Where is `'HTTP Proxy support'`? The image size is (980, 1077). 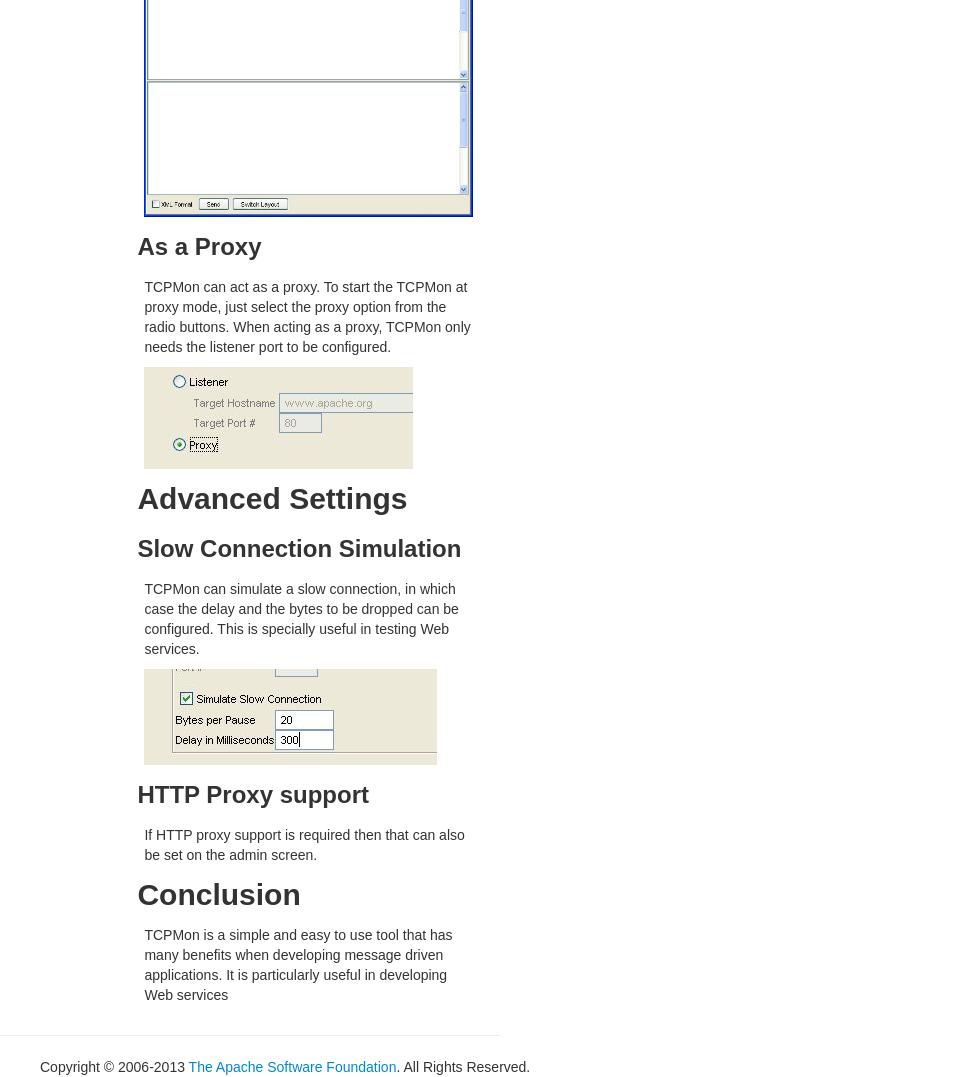 'HTTP Proxy support' is located at coordinates (137, 794).